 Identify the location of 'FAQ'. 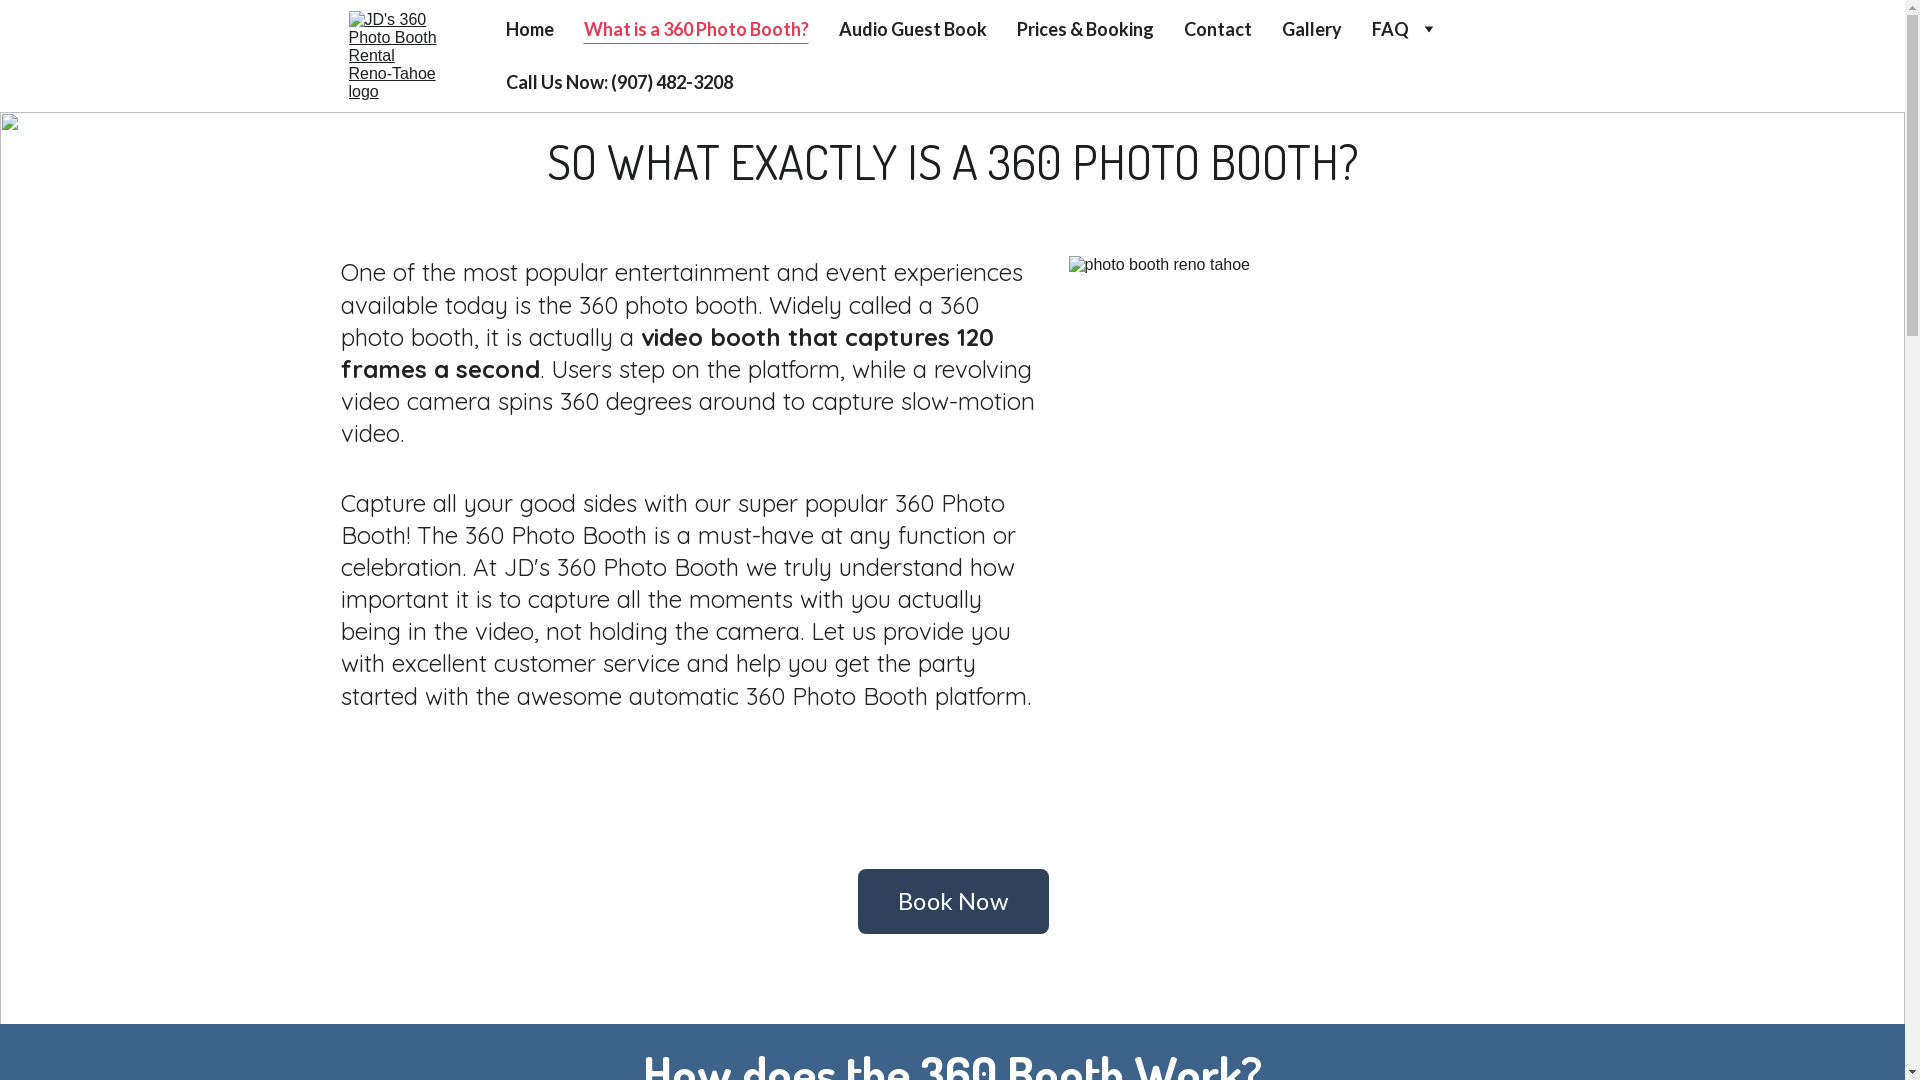
(1389, 29).